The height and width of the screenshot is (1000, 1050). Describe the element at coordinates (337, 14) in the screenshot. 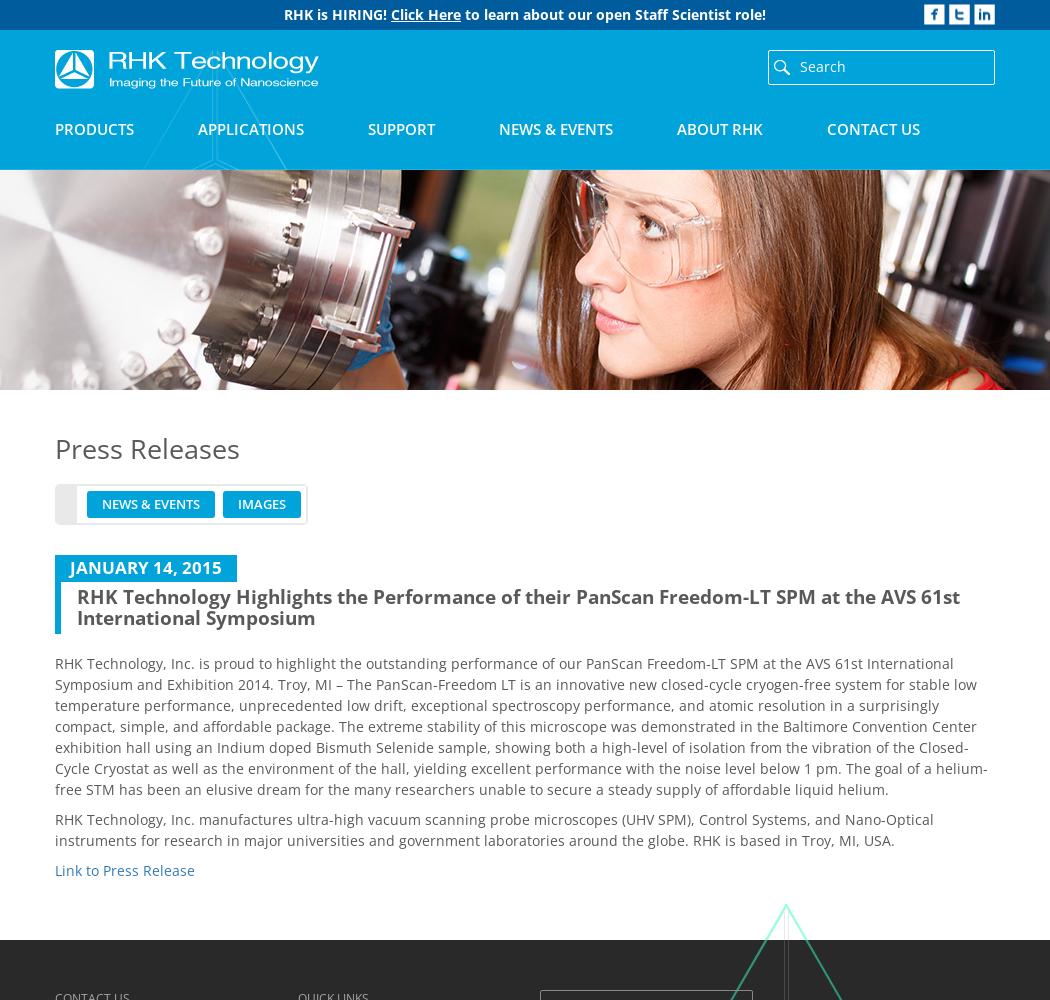

I see `'RHK is HIRING!'` at that location.